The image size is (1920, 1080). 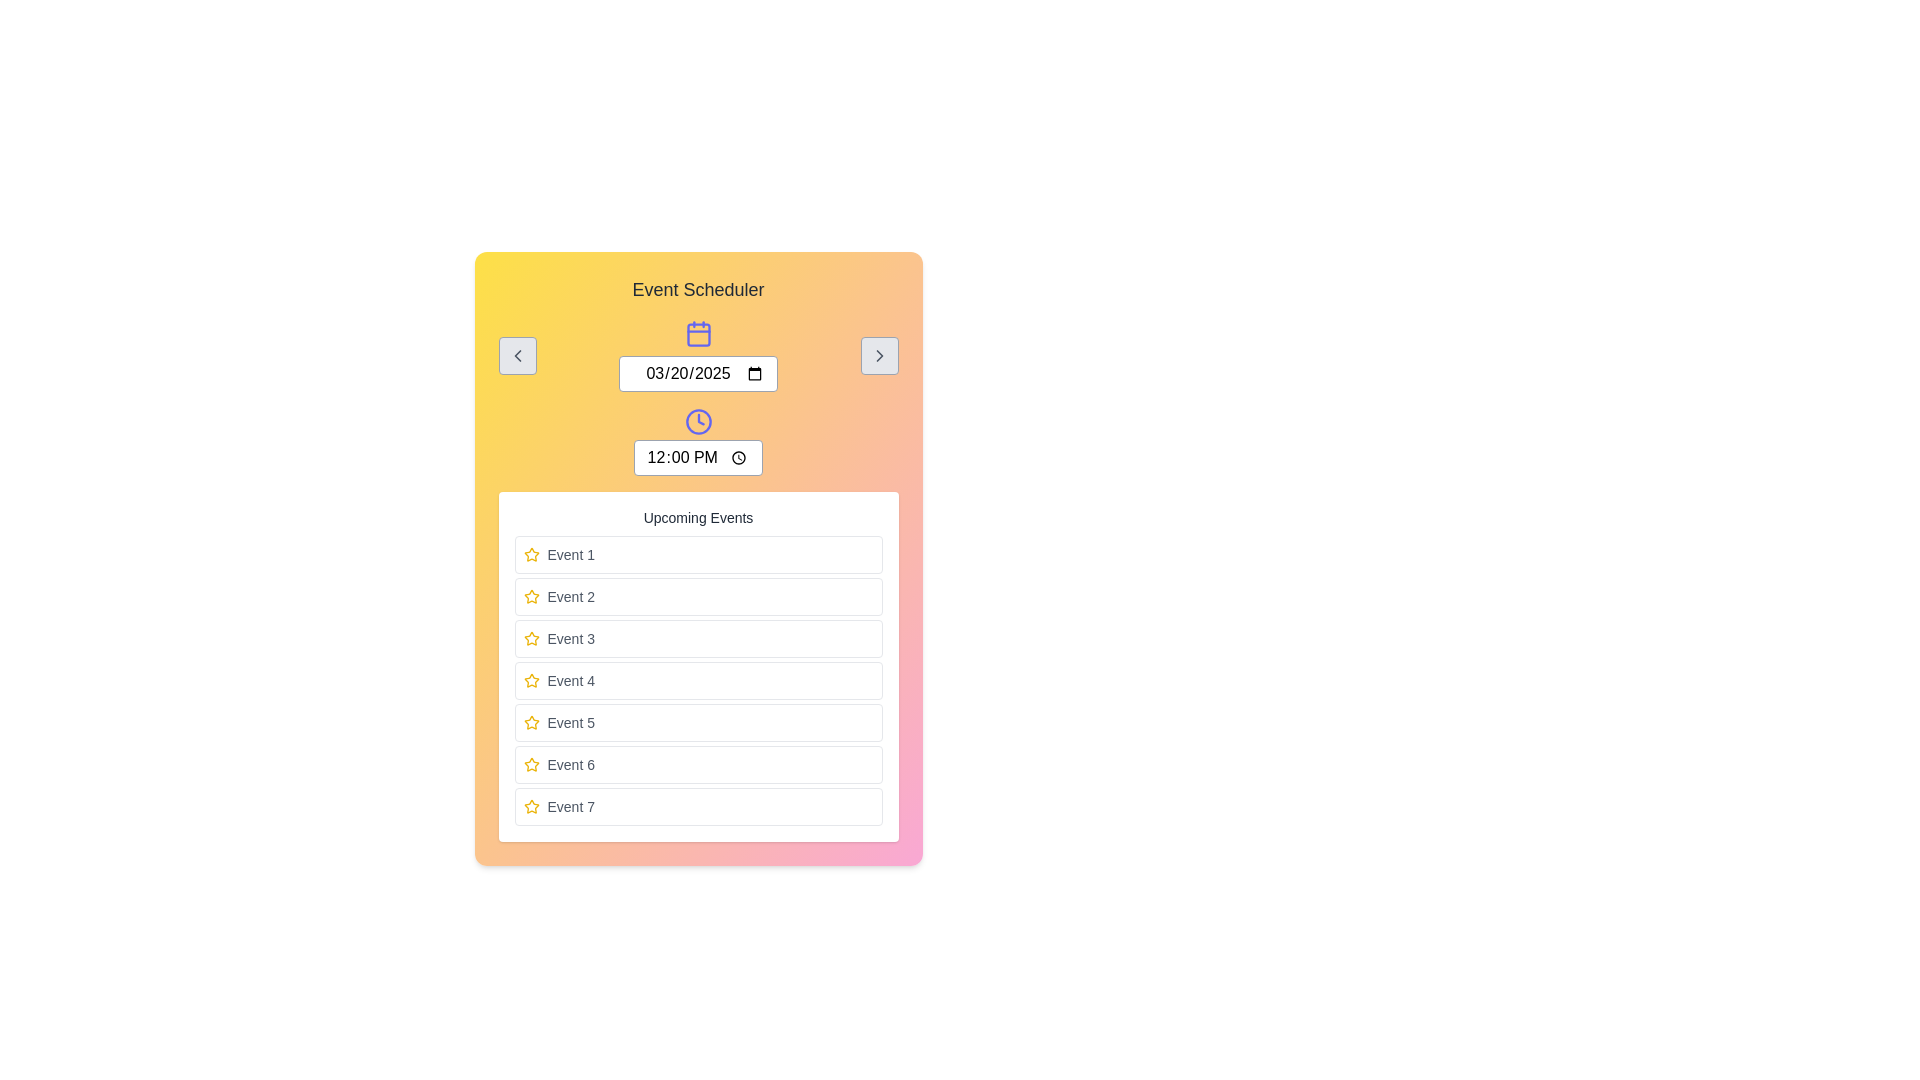 What do you see at coordinates (531, 764) in the screenshot?
I see `the star icon located in the sixth row of the 'Upcoming Events' list to mark 'Event 6' as important or starred` at bounding box center [531, 764].